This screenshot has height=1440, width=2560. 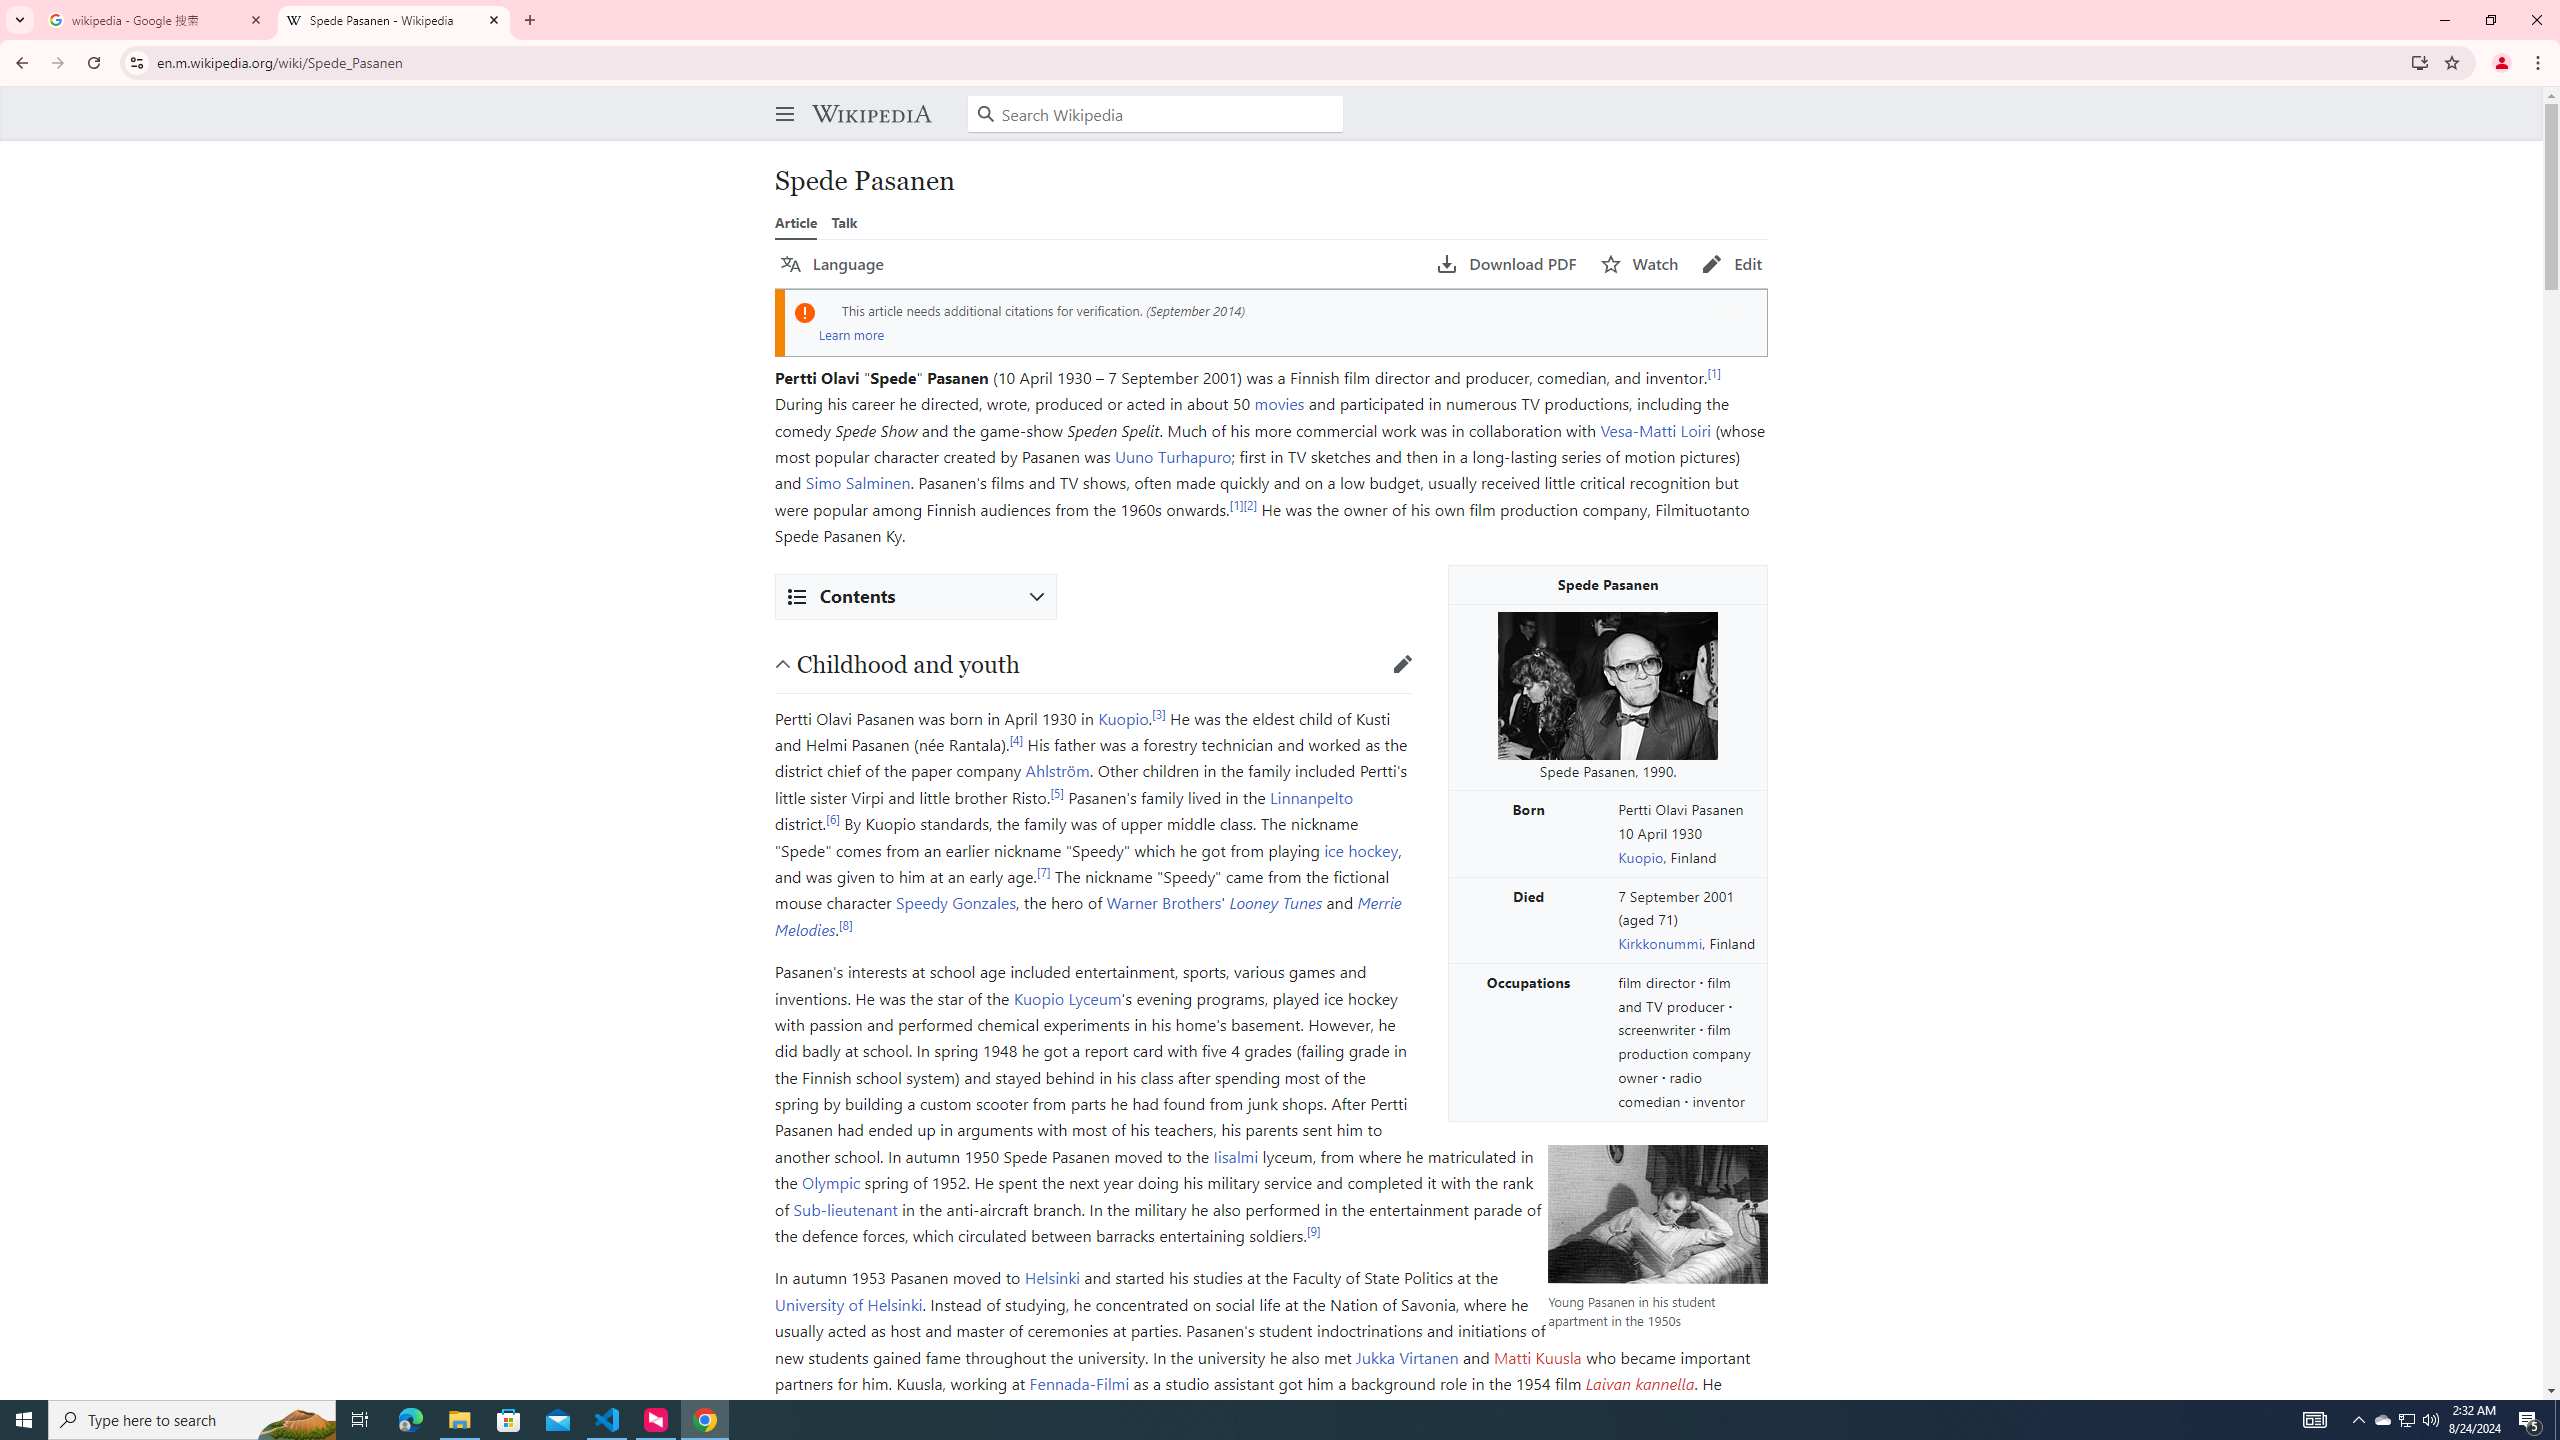 I want to click on 'AutomationID: page-actions-watch', so click(x=1638, y=264).